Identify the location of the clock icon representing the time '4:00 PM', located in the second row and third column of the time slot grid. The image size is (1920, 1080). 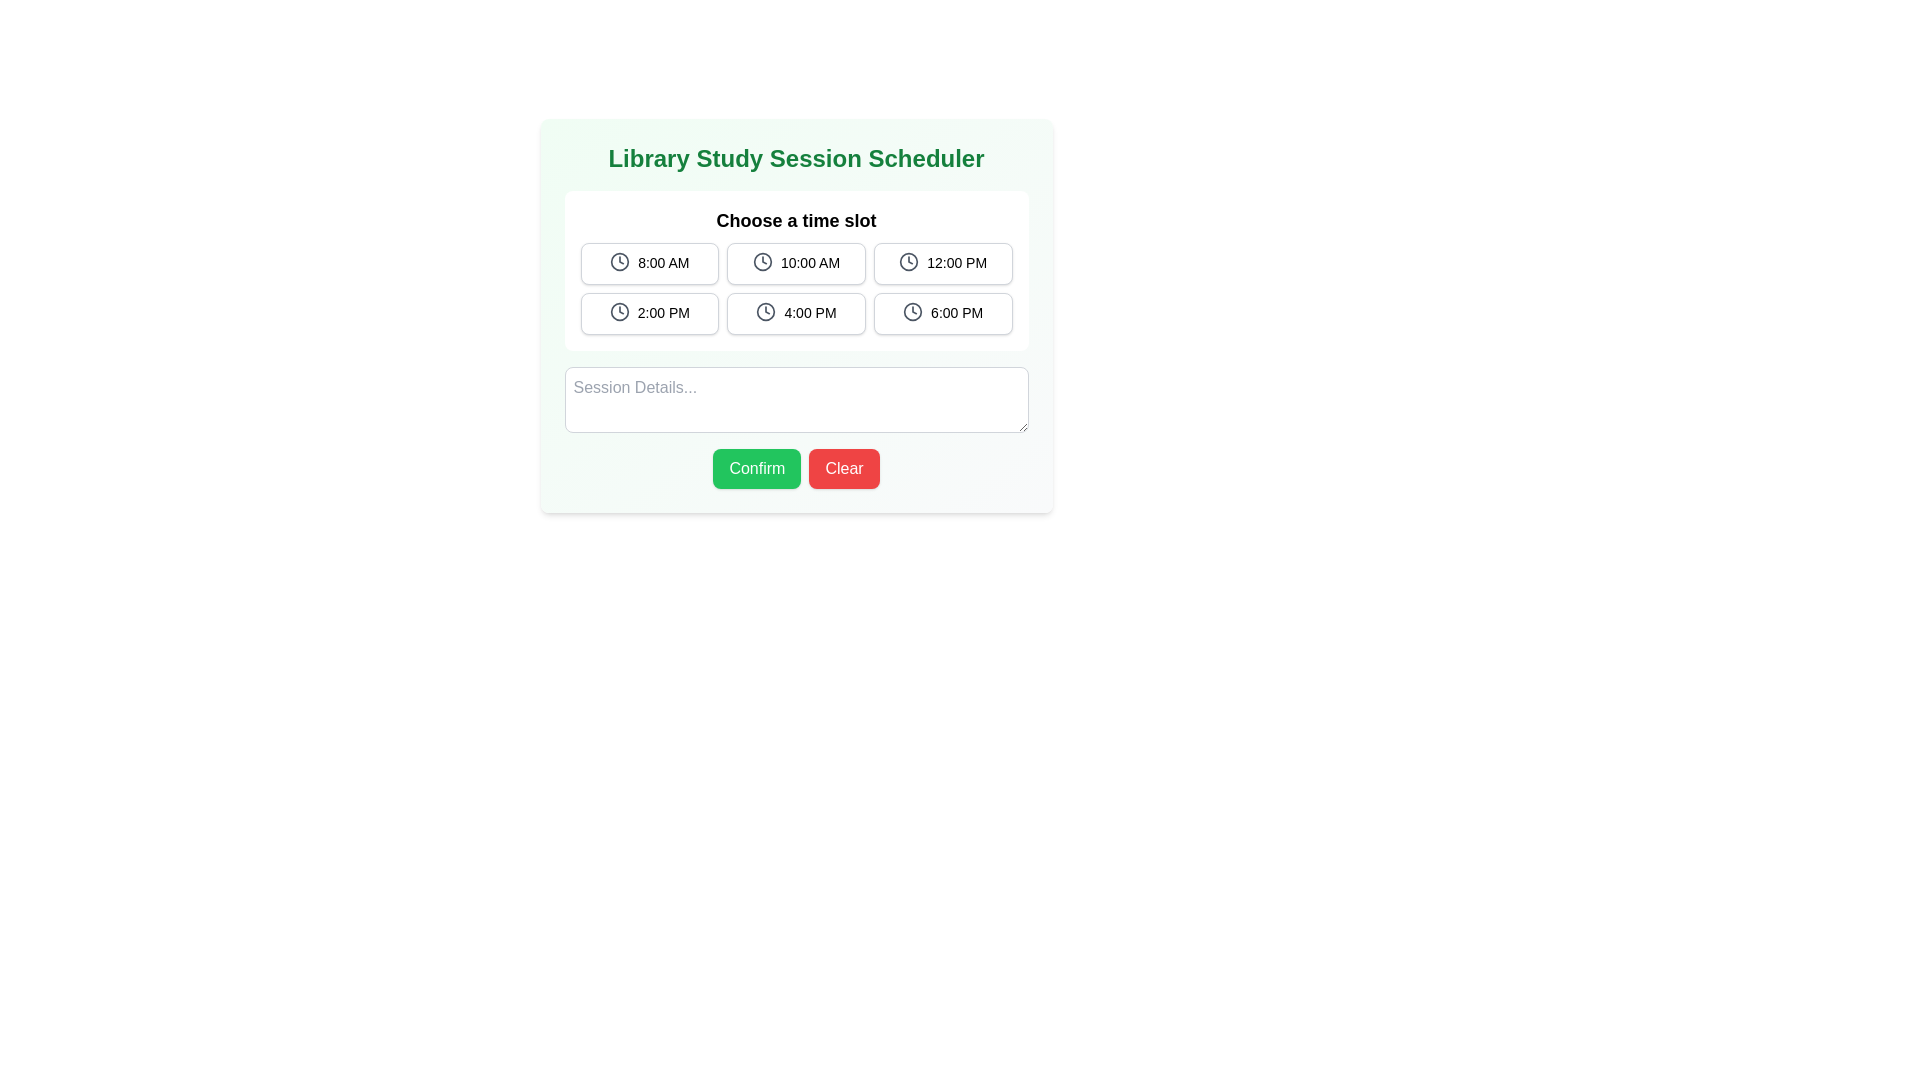
(765, 312).